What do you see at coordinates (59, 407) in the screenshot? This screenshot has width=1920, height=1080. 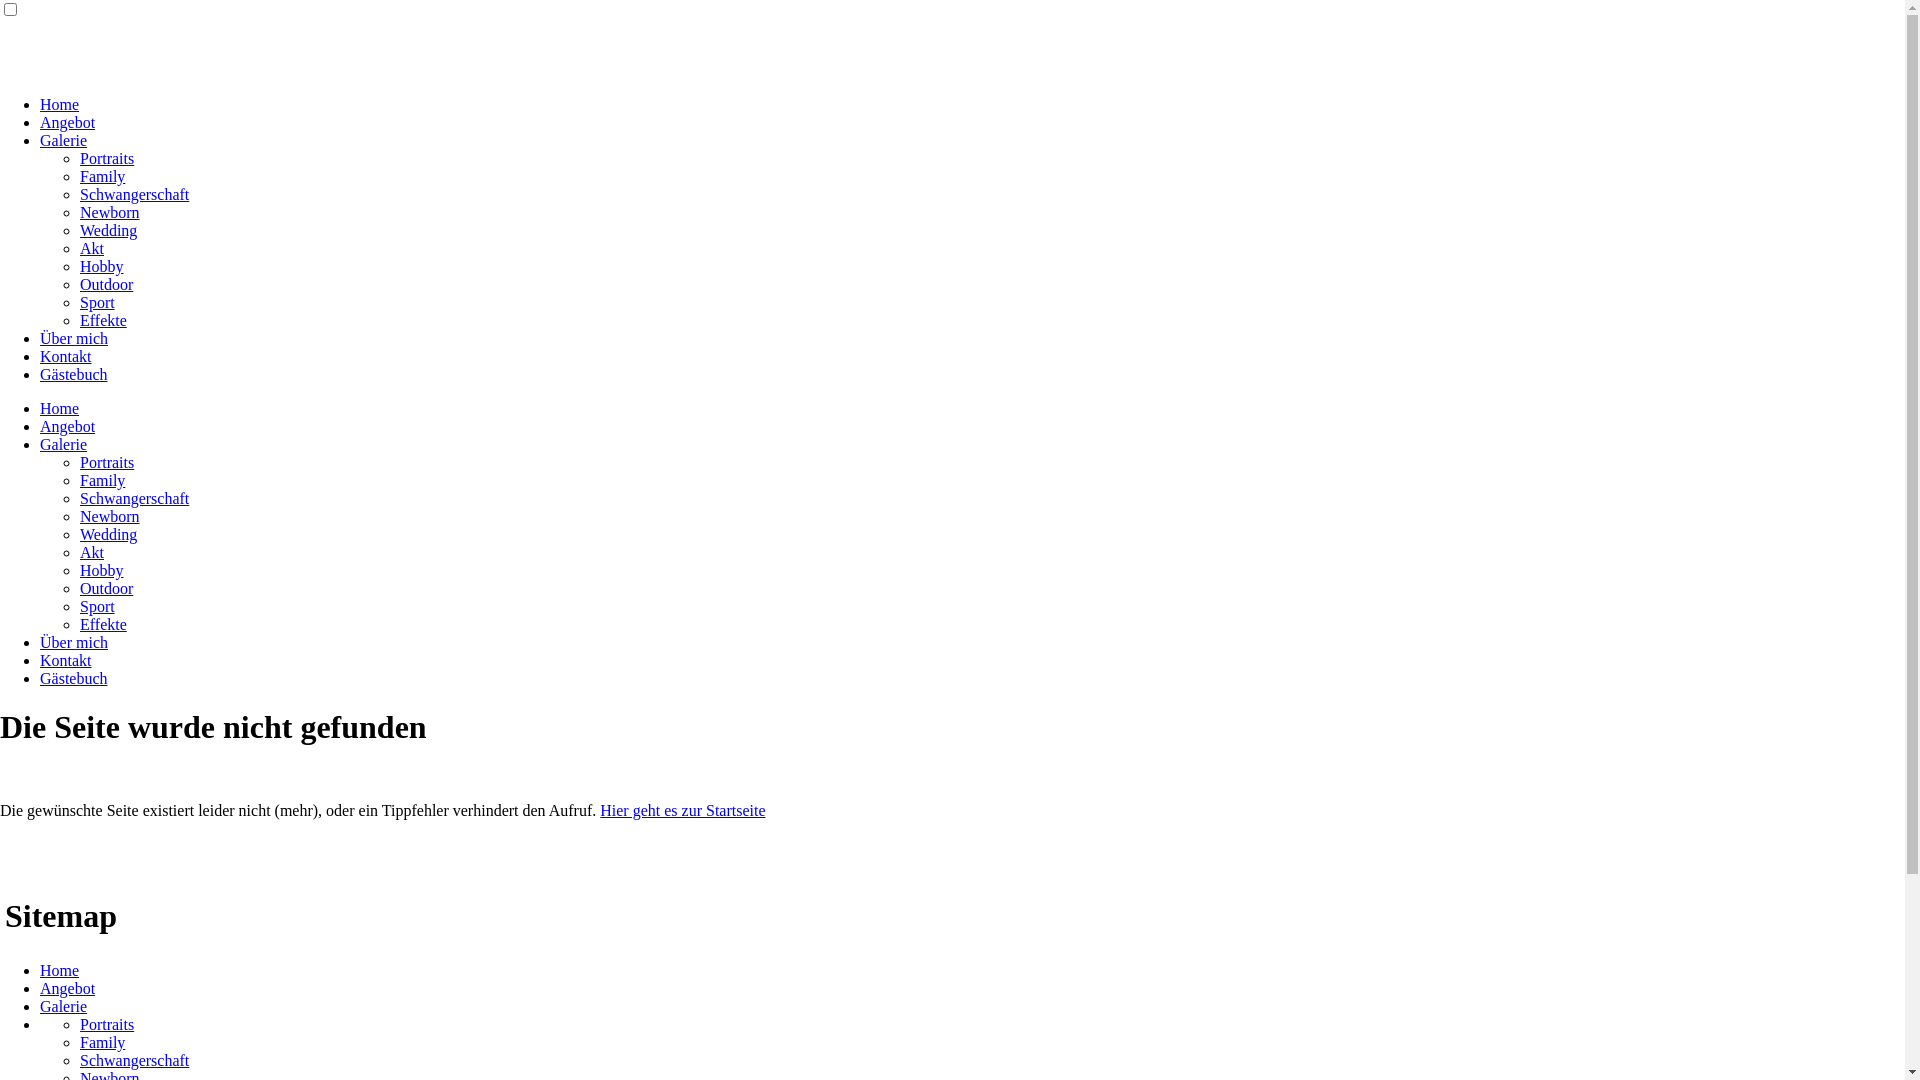 I see `'Home'` at bounding box center [59, 407].